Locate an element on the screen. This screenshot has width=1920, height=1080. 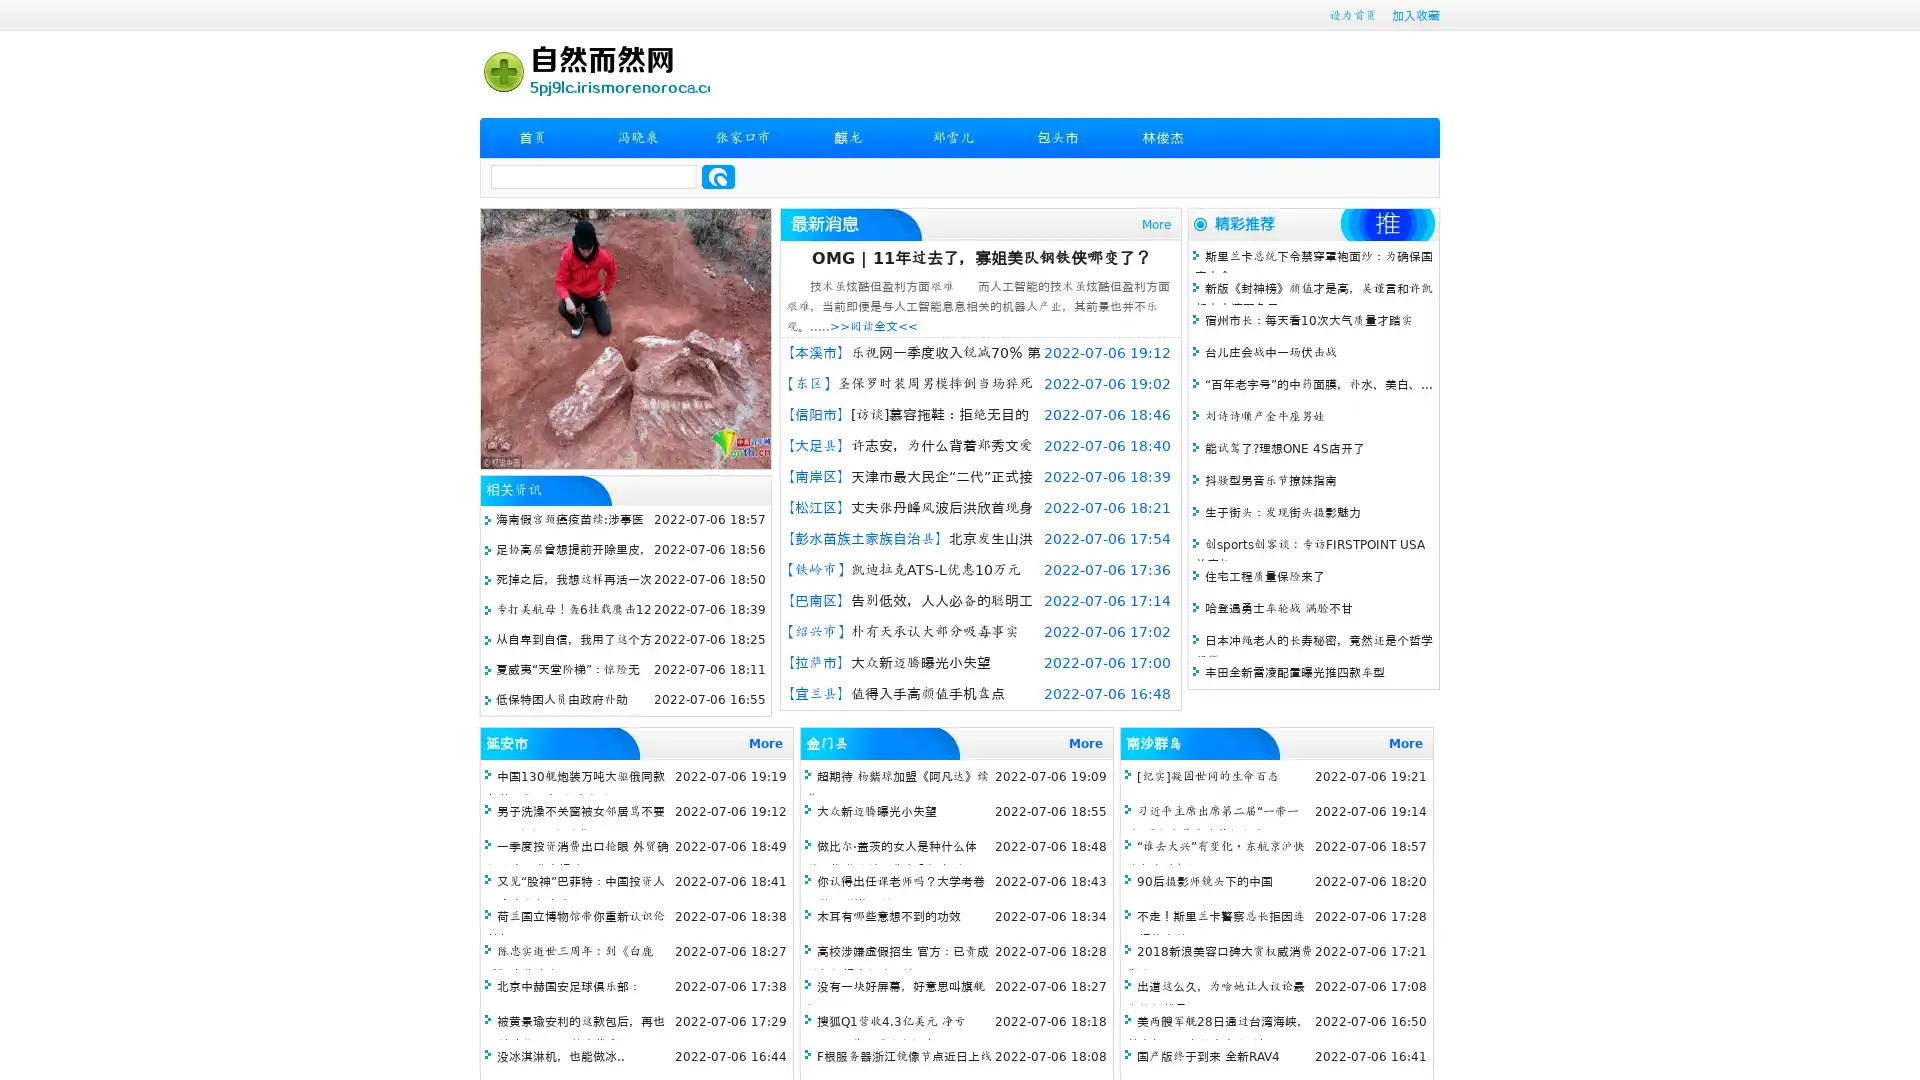
Search is located at coordinates (718, 176).